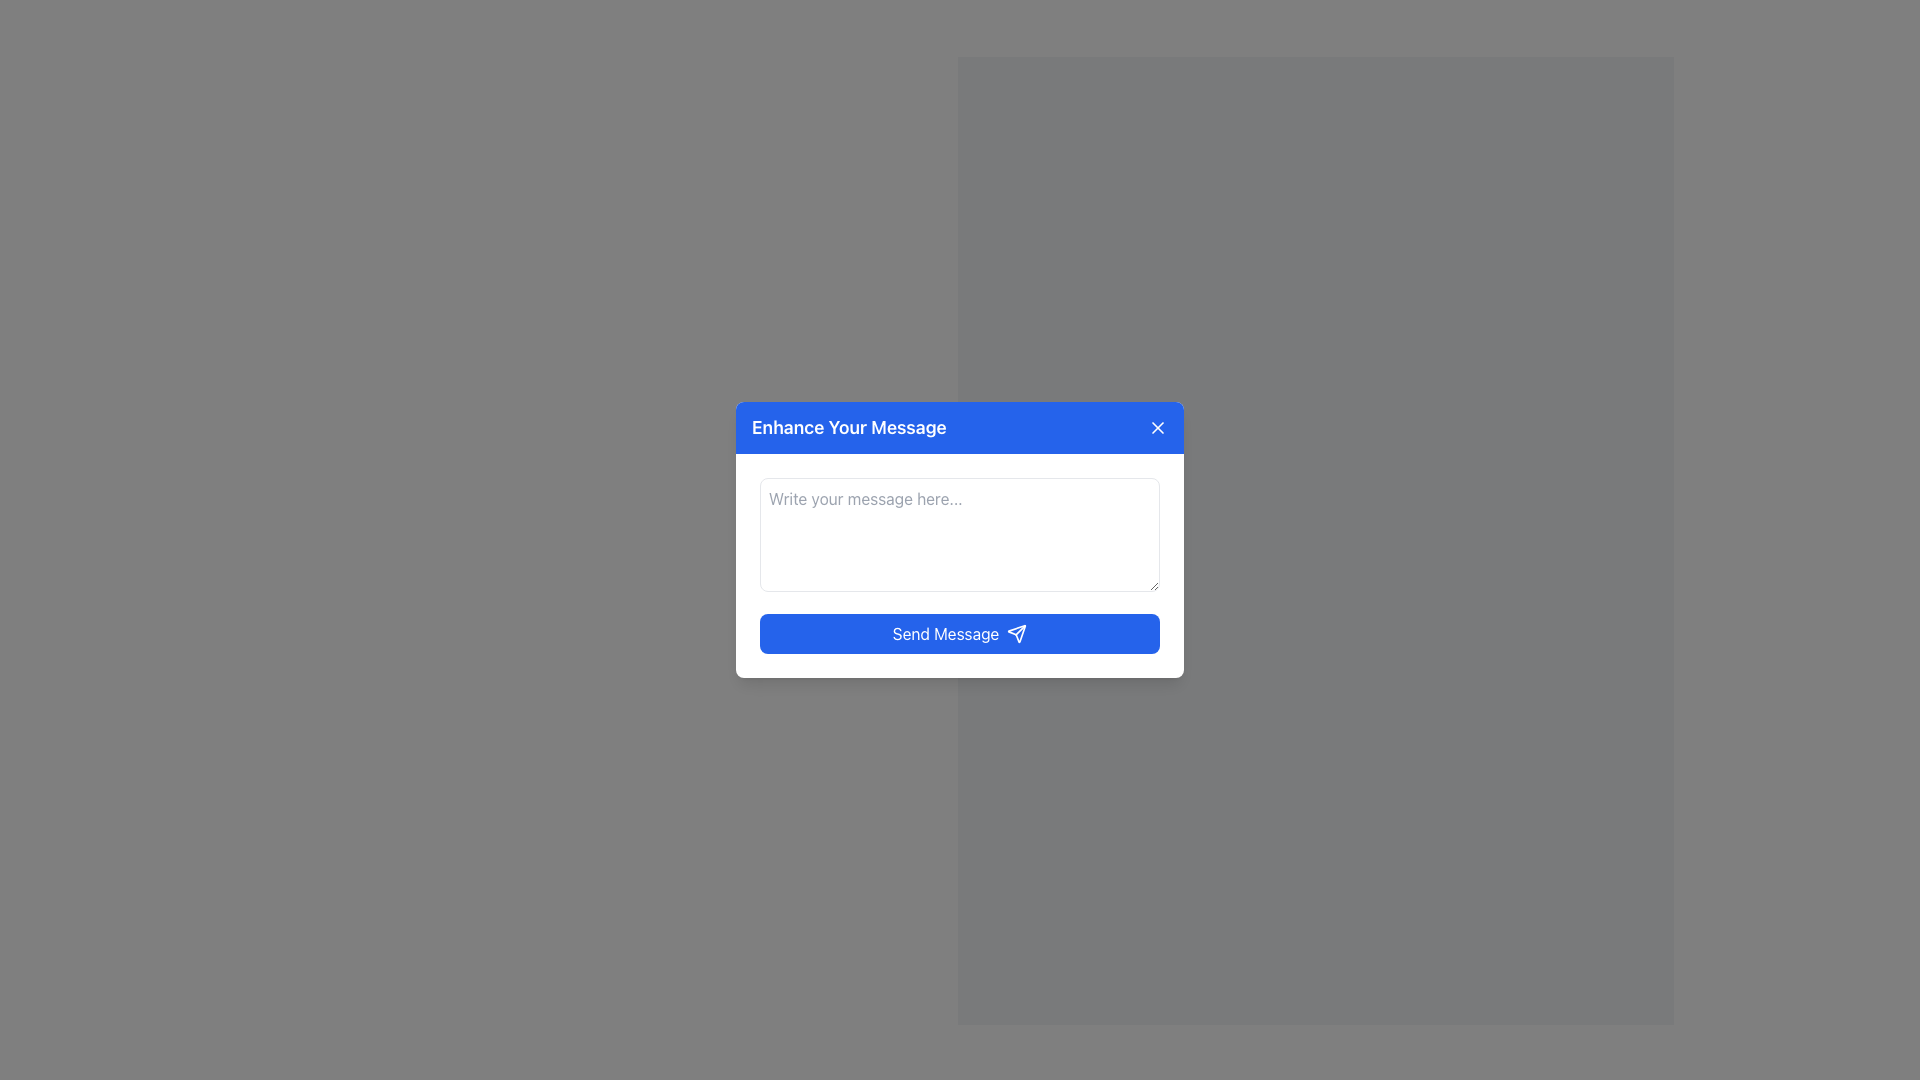 The height and width of the screenshot is (1080, 1920). What do you see at coordinates (1017, 633) in the screenshot?
I see `the 'send' vector graphic icon, which indicates the action of sending a message, positioned adjacent to the 'Send Message' button` at bounding box center [1017, 633].